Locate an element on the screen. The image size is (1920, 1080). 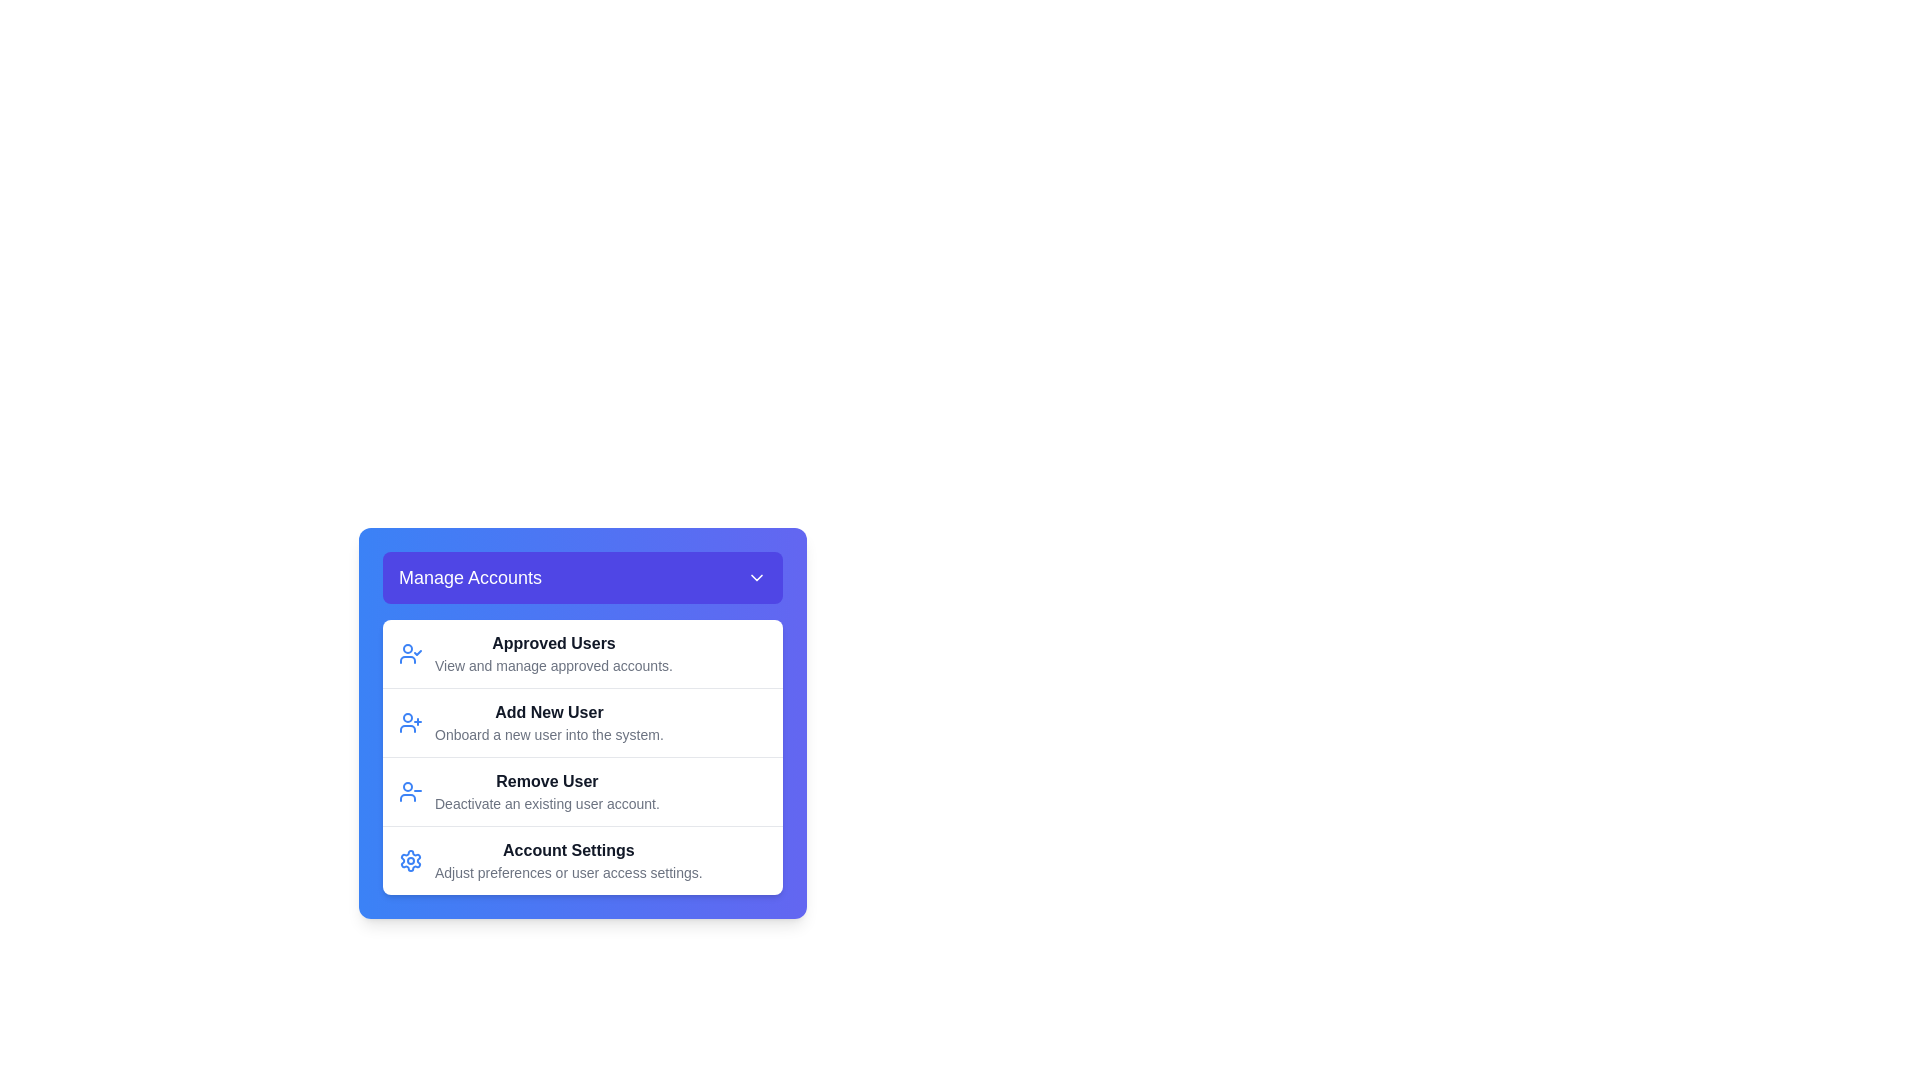
the text label that serves as the header for adding a new user, located in the 'Manage Accounts' section is located at coordinates (549, 712).